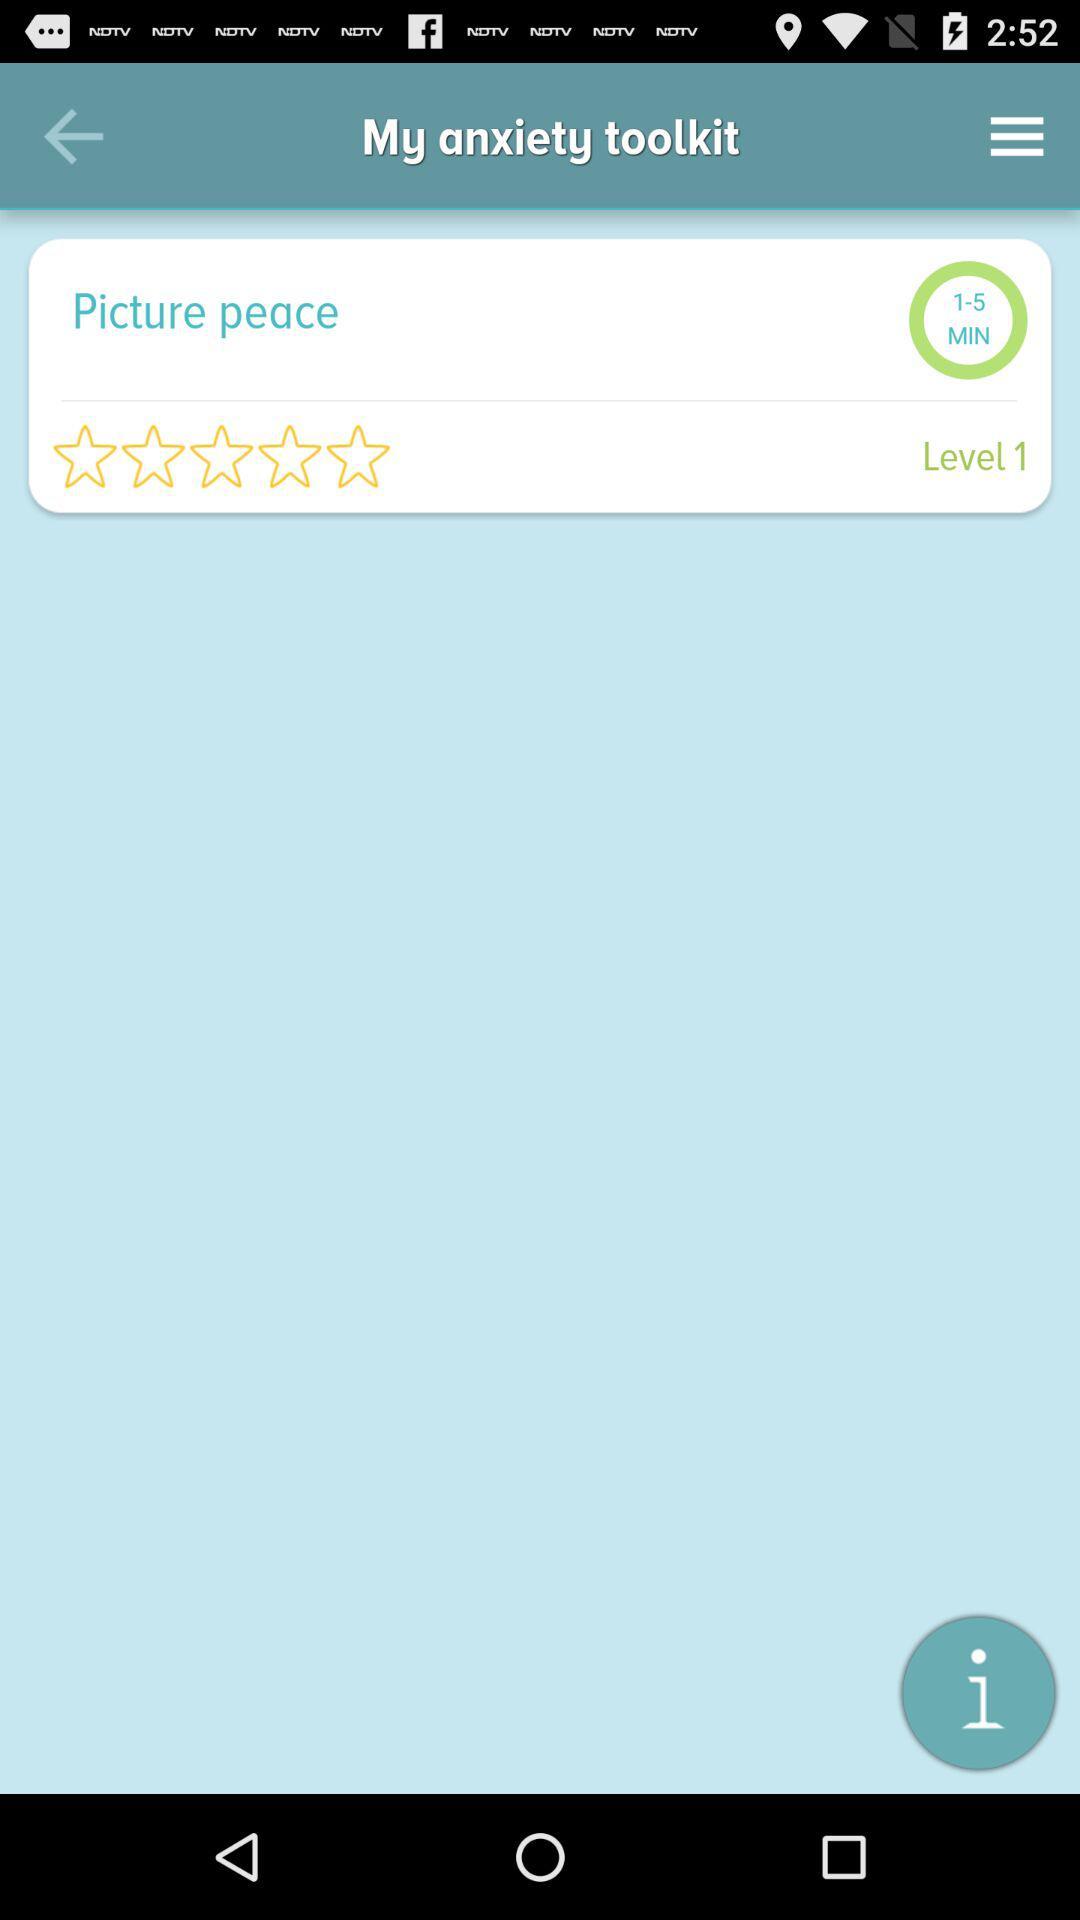 The width and height of the screenshot is (1080, 1920). Describe the element at coordinates (1017, 135) in the screenshot. I see `the item next to my anxiety toolkit item` at that location.